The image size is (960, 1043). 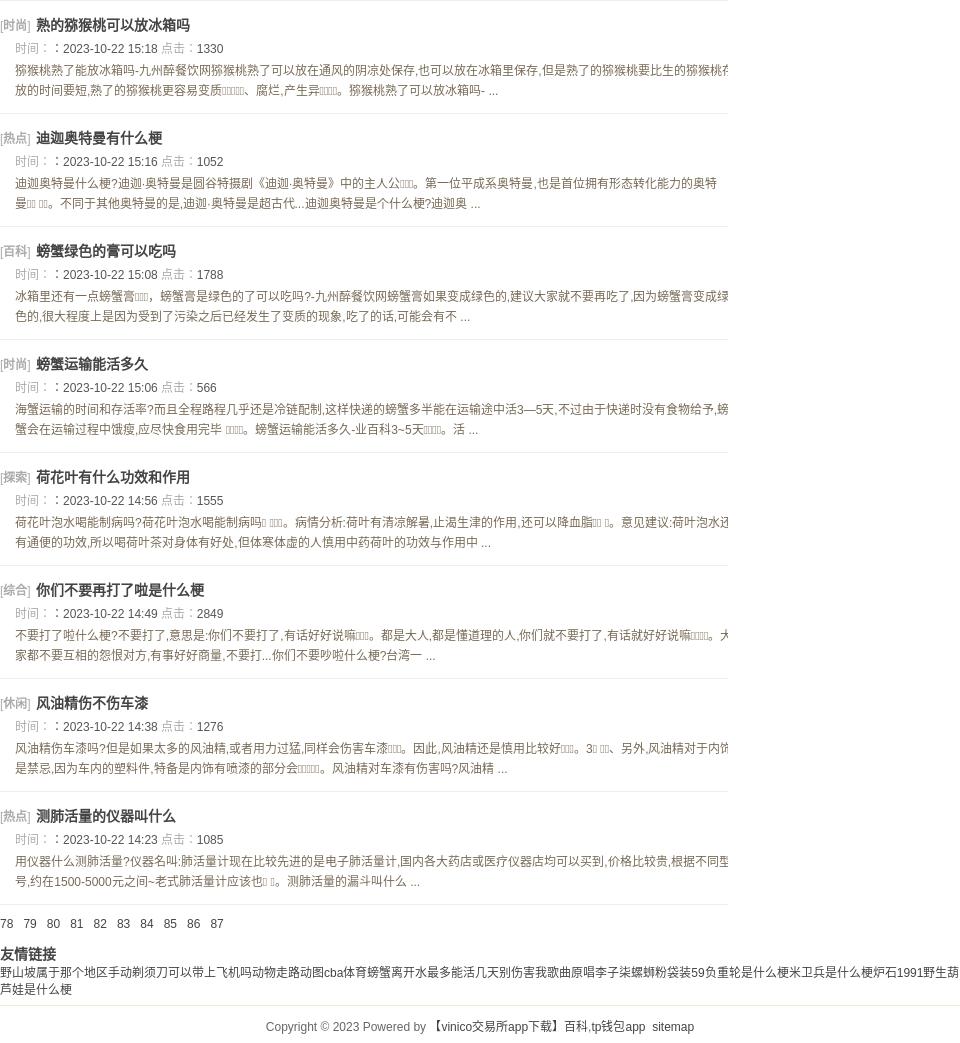 What do you see at coordinates (589, 1027) in the screenshot?
I see `','` at bounding box center [589, 1027].